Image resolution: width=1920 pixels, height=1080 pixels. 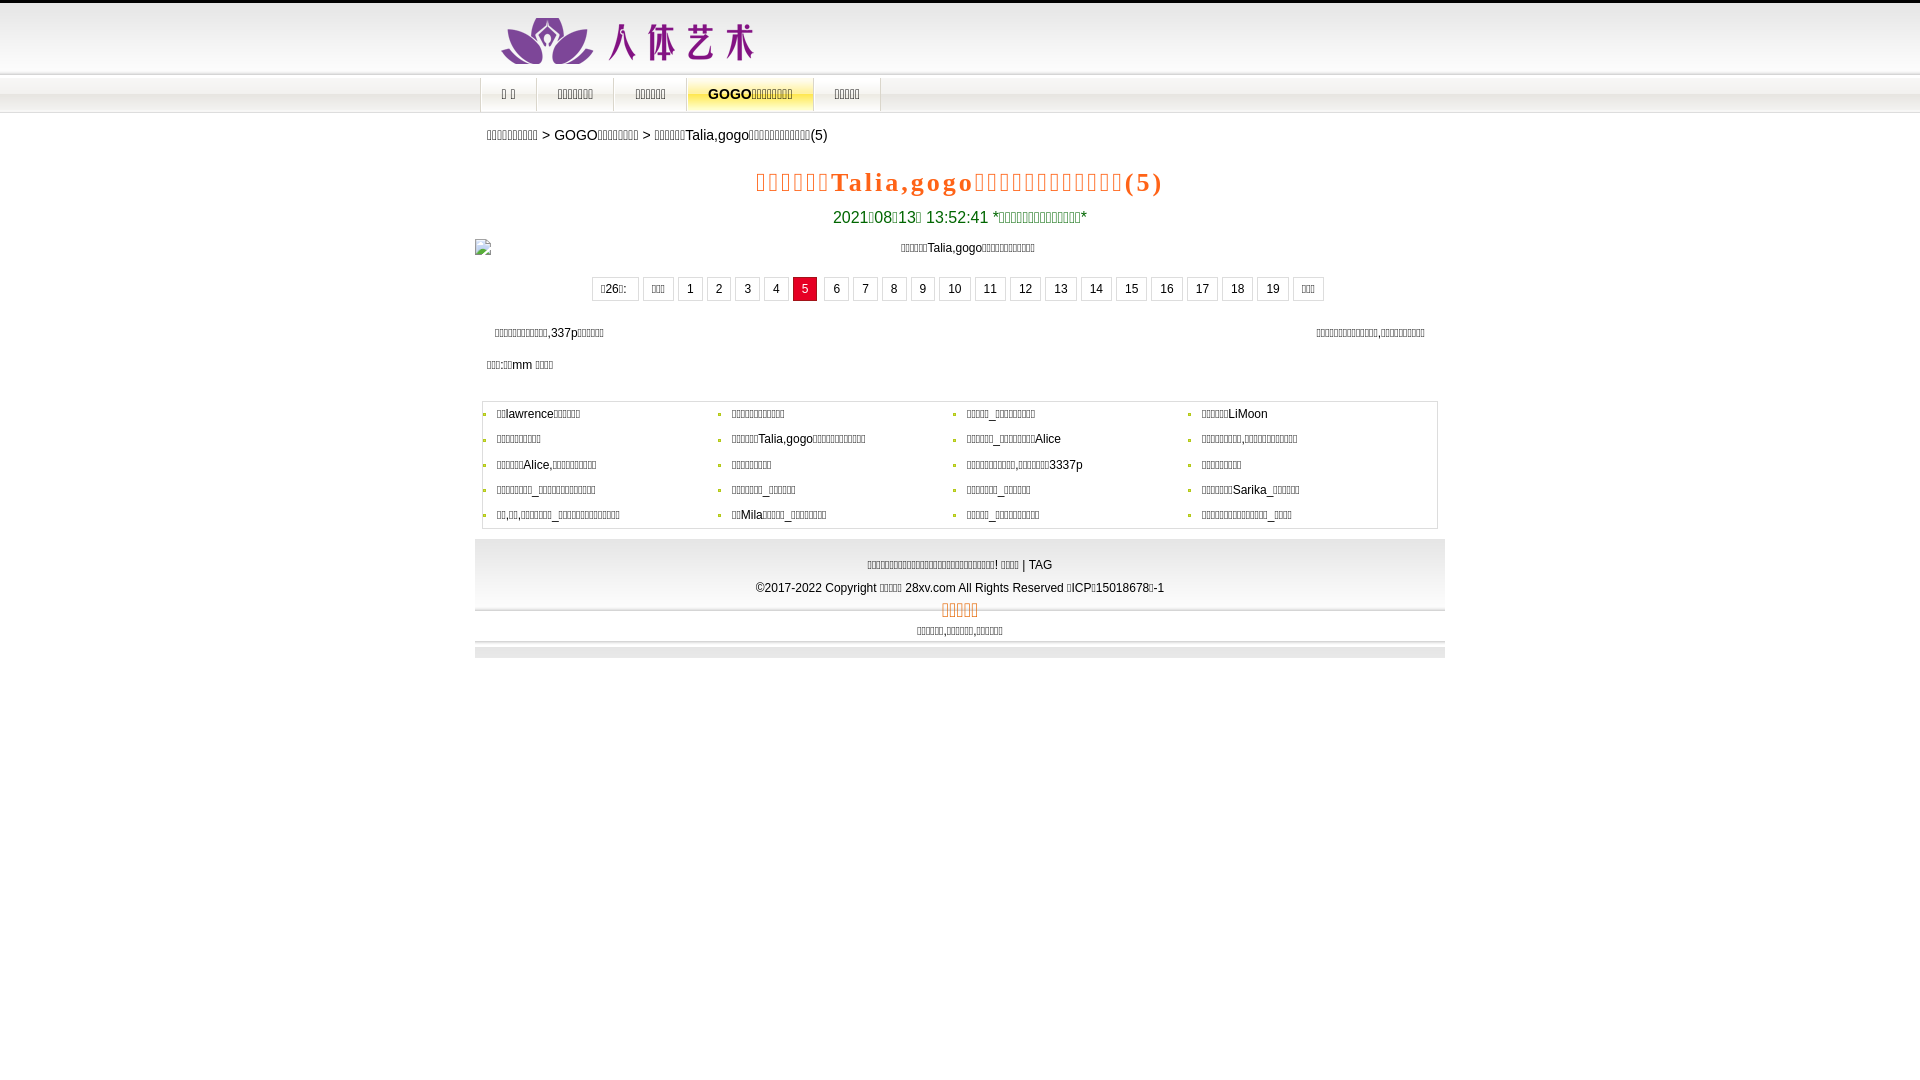 What do you see at coordinates (990, 289) in the screenshot?
I see `'11'` at bounding box center [990, 289].